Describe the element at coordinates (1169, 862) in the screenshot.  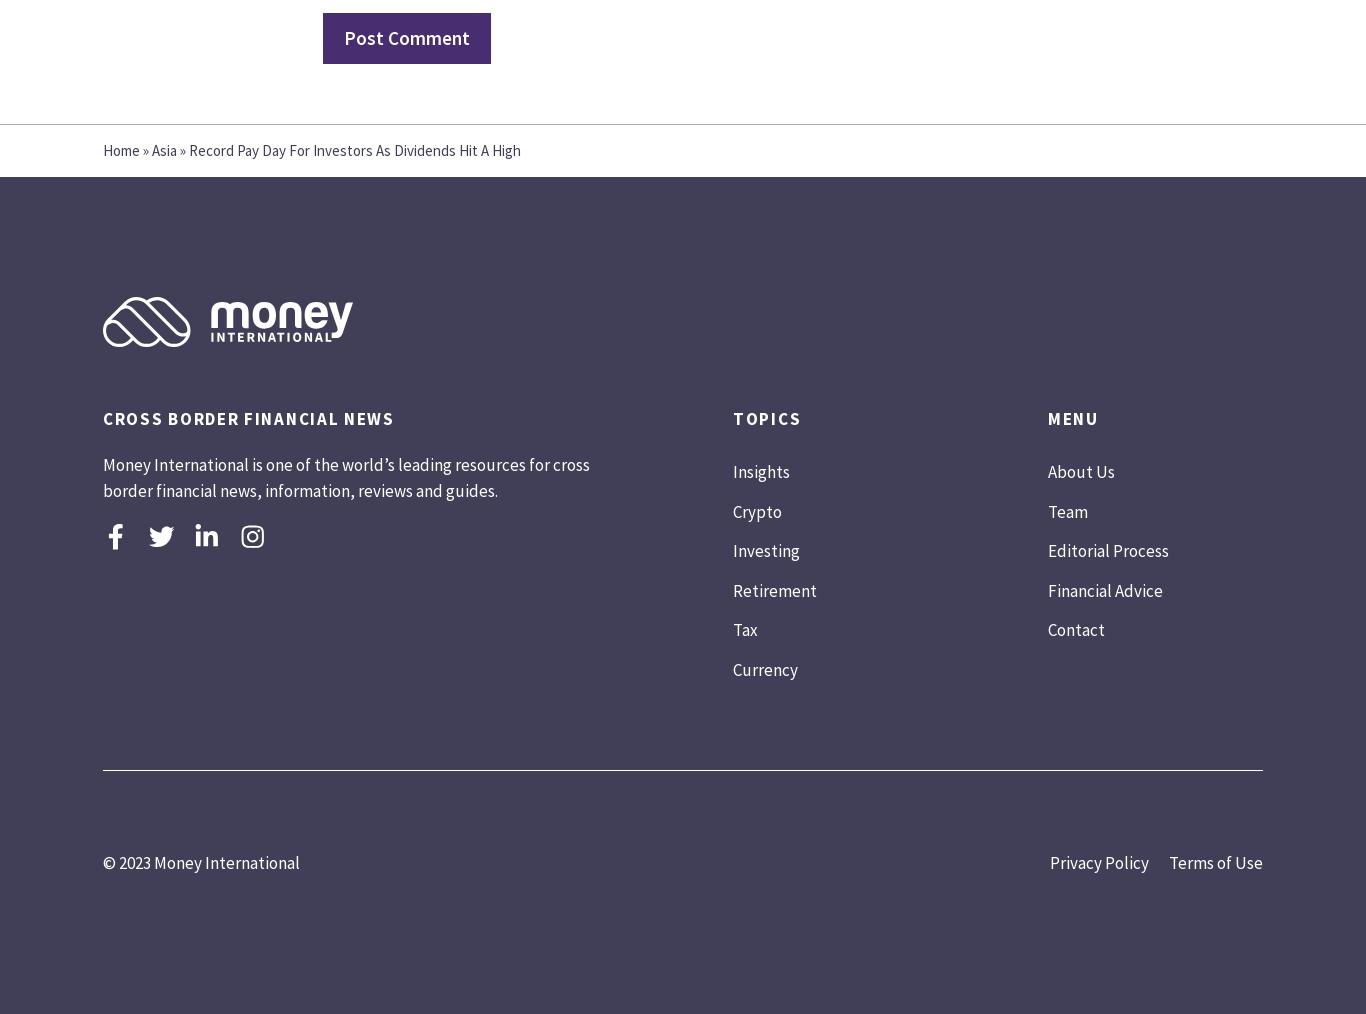
I see `'Terms of Use'` at that location.